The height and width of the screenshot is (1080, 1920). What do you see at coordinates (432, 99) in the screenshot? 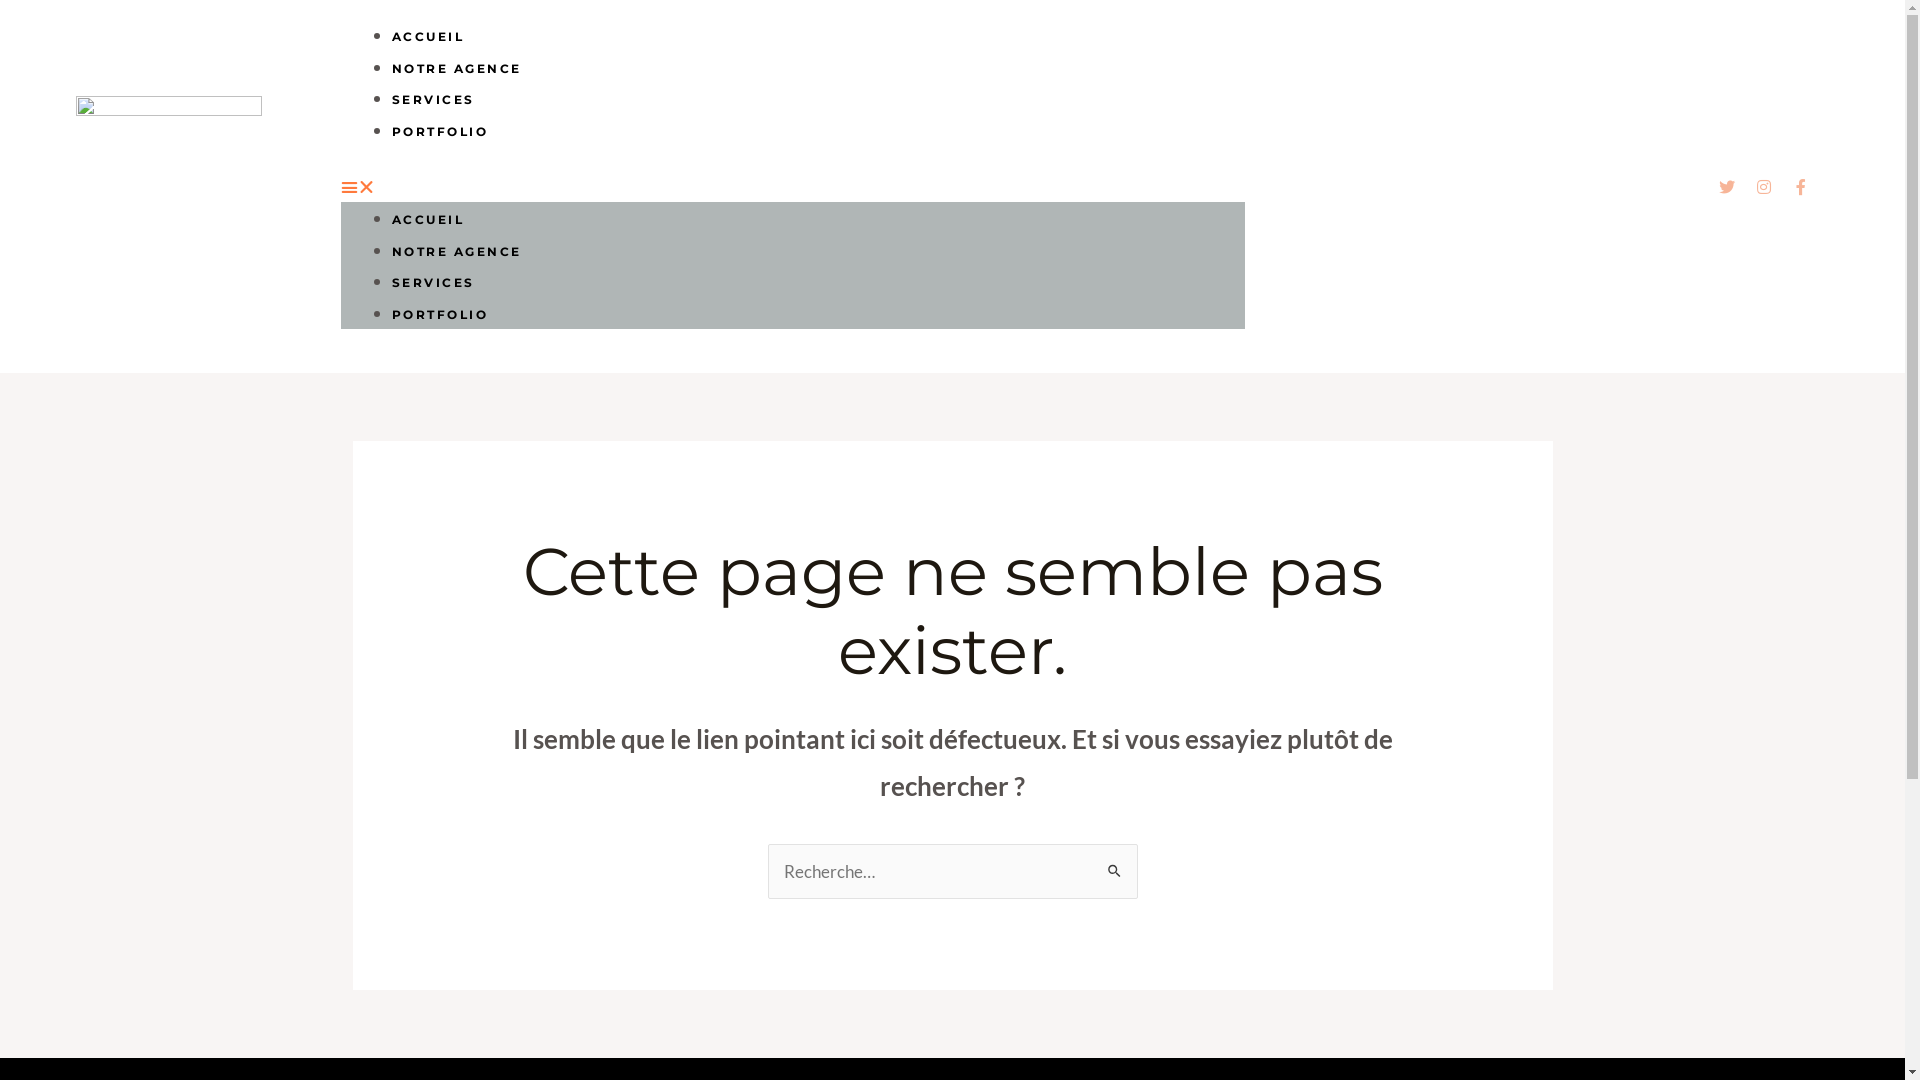
I see `'SERVICES'` at bounding box center [432, 99].